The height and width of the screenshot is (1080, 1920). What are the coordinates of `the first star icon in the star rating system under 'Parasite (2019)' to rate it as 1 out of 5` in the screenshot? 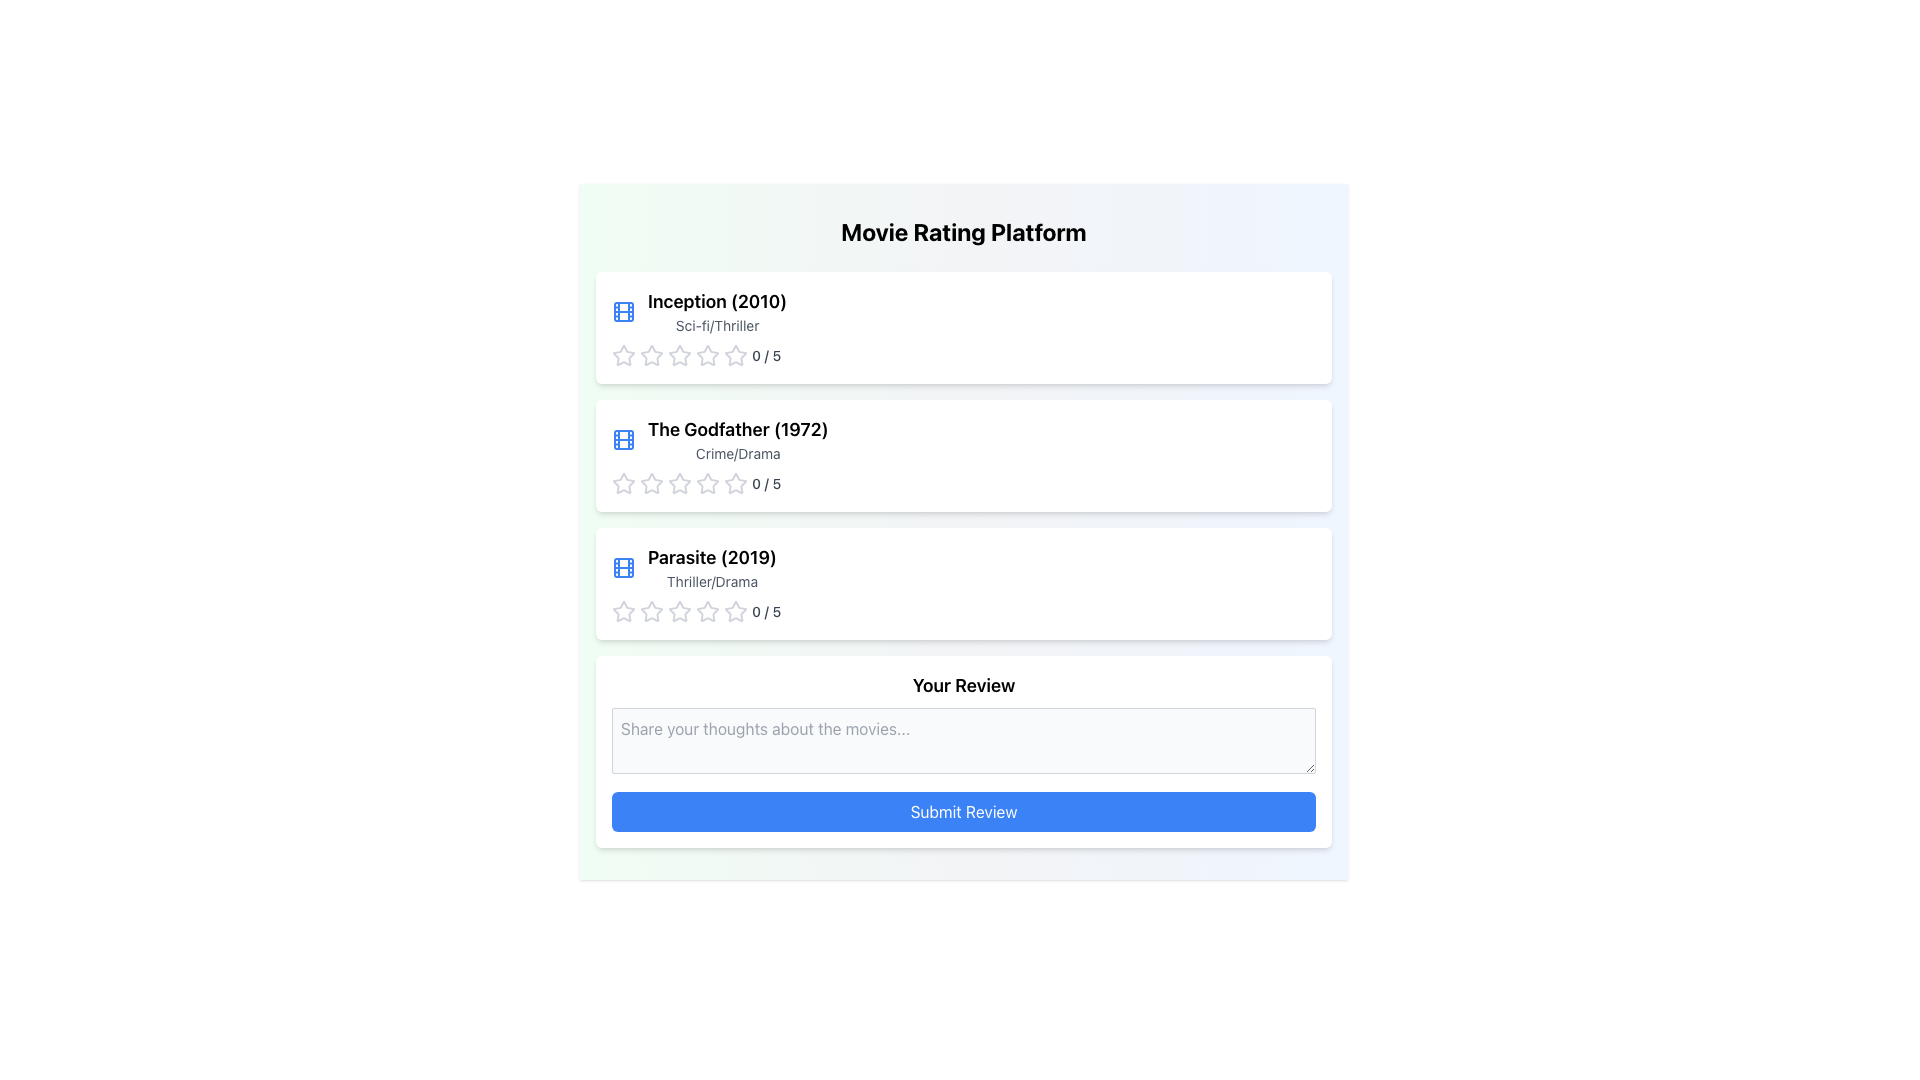 It's located at (680, 610).